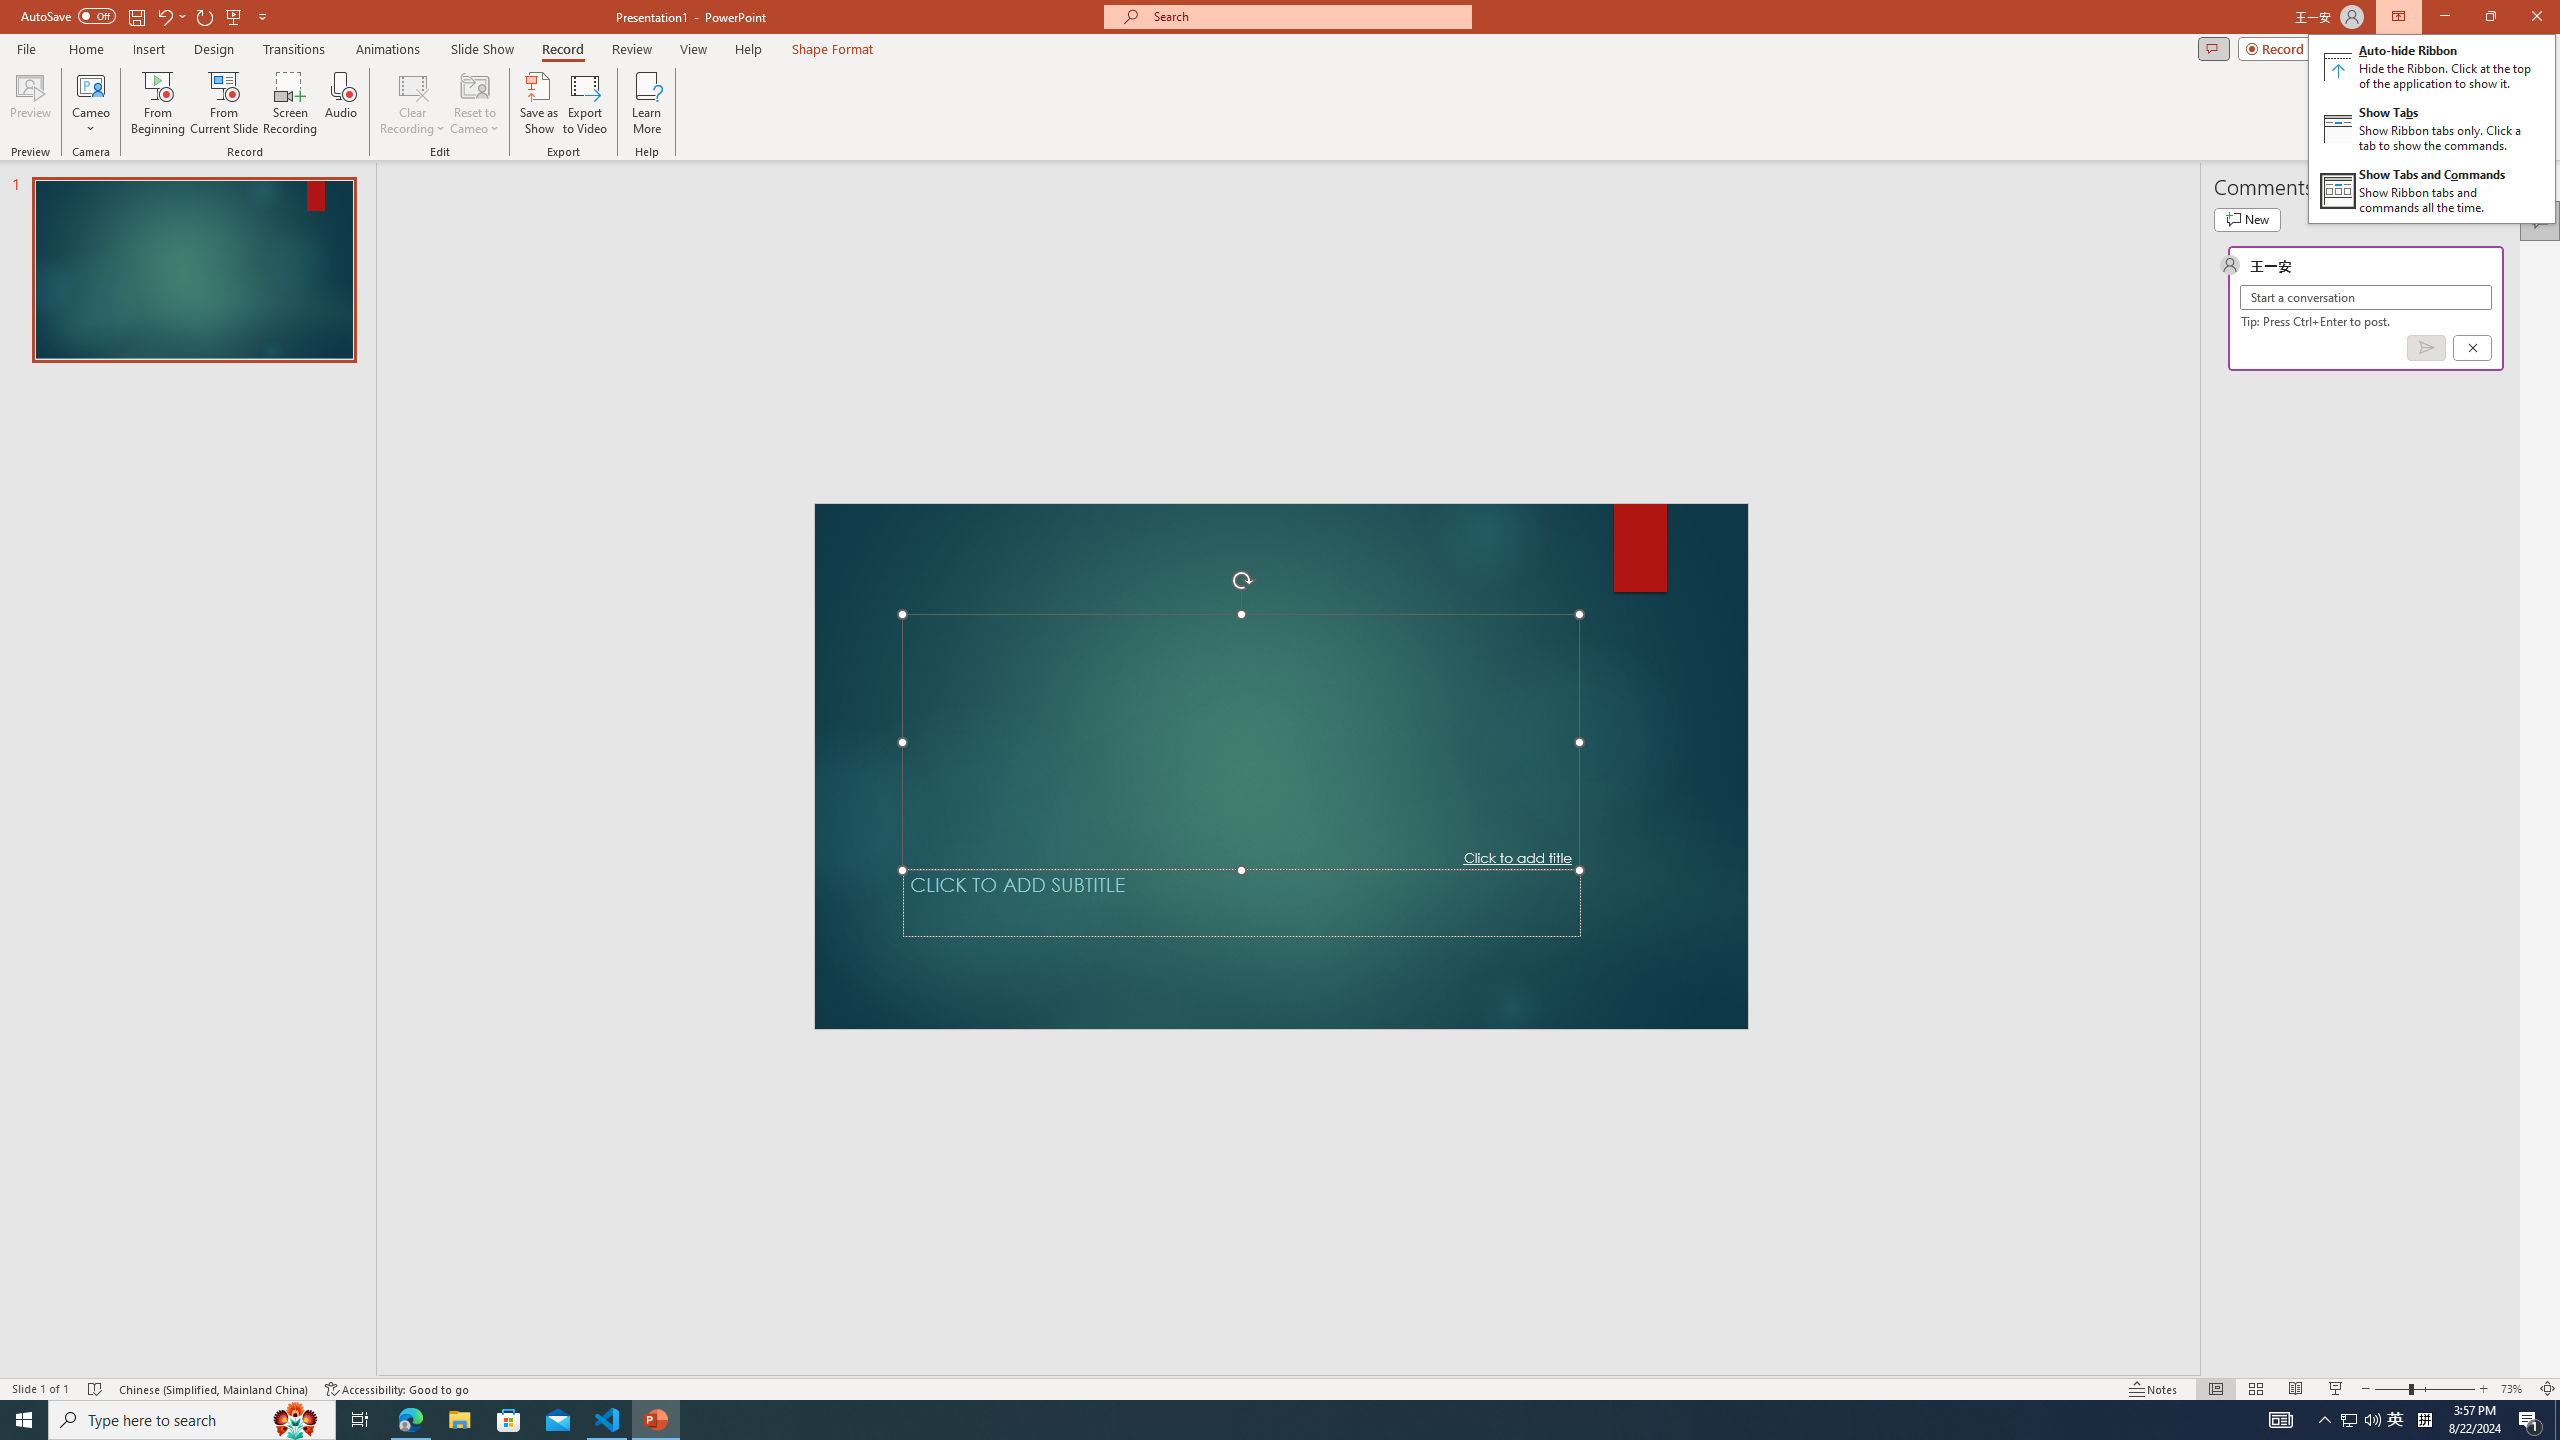 The width and height of the screenshot is (2560, 1440). Describe the element at coordinates (2324, 1418) in the screenshot. I see `'Notification Chevron'` at that location.